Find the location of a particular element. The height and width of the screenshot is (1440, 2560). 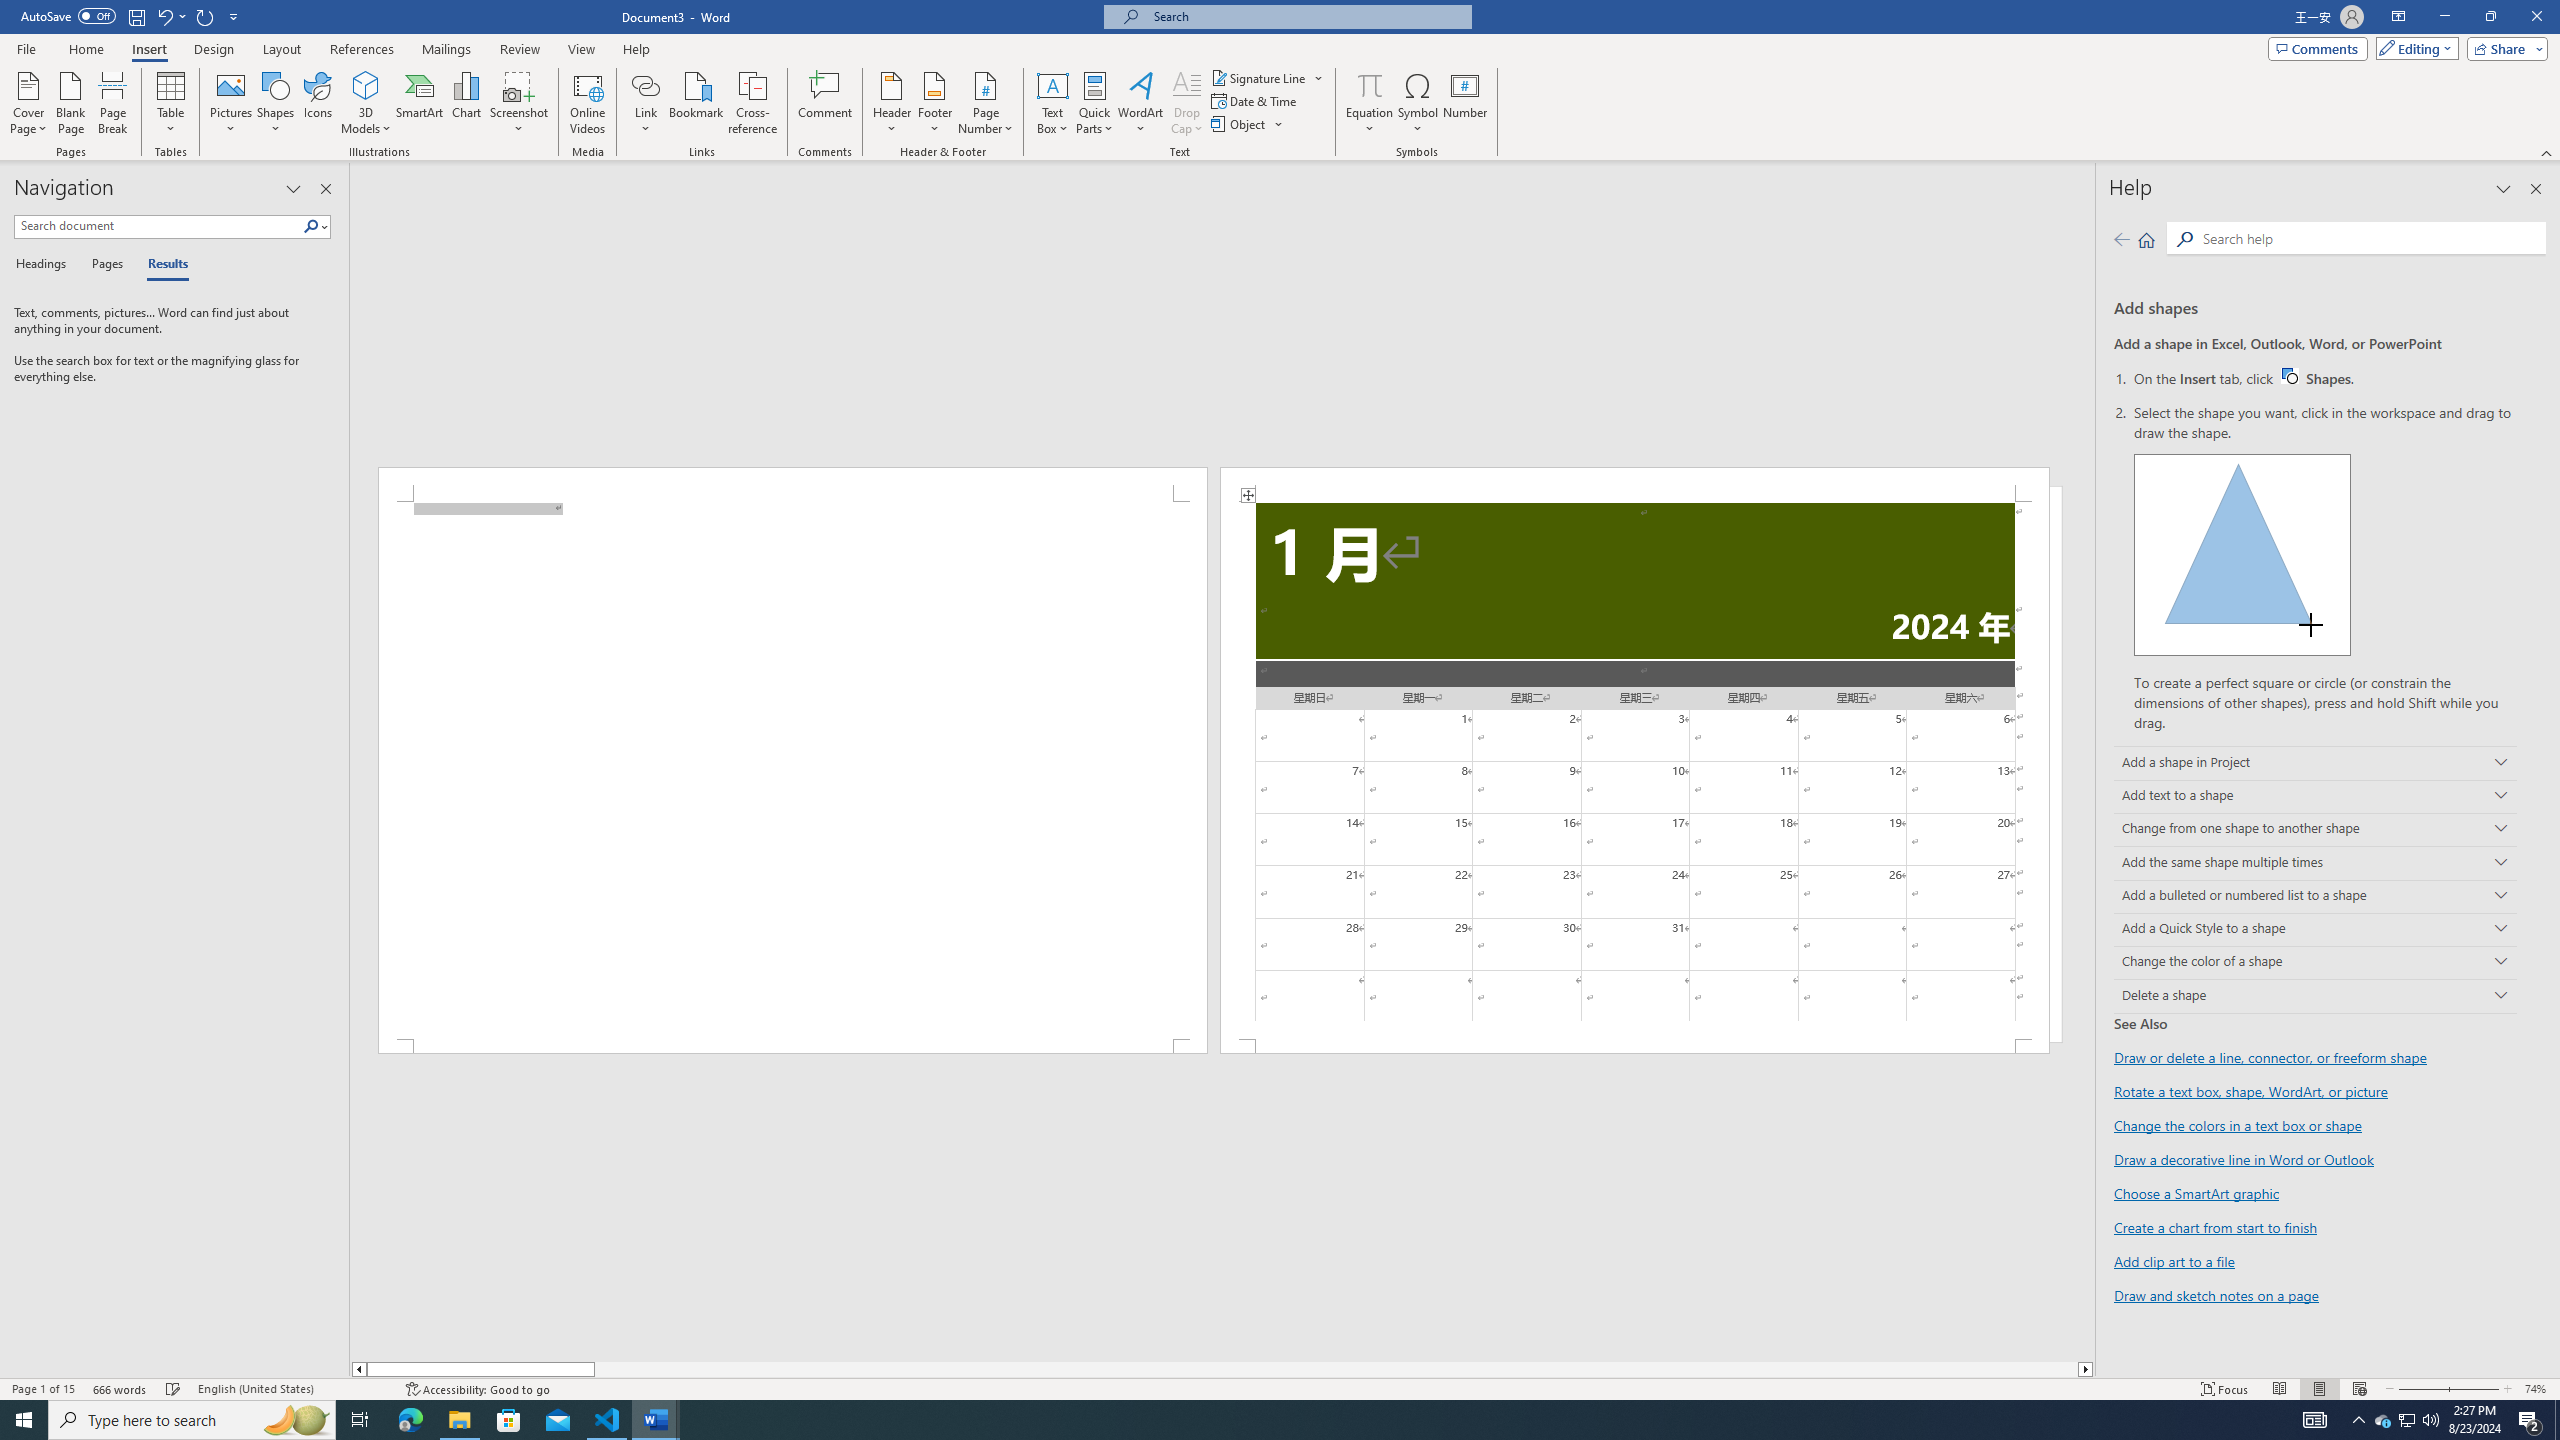

'Customize Quick Access Toolbar' is located at coordinates (233, 15).